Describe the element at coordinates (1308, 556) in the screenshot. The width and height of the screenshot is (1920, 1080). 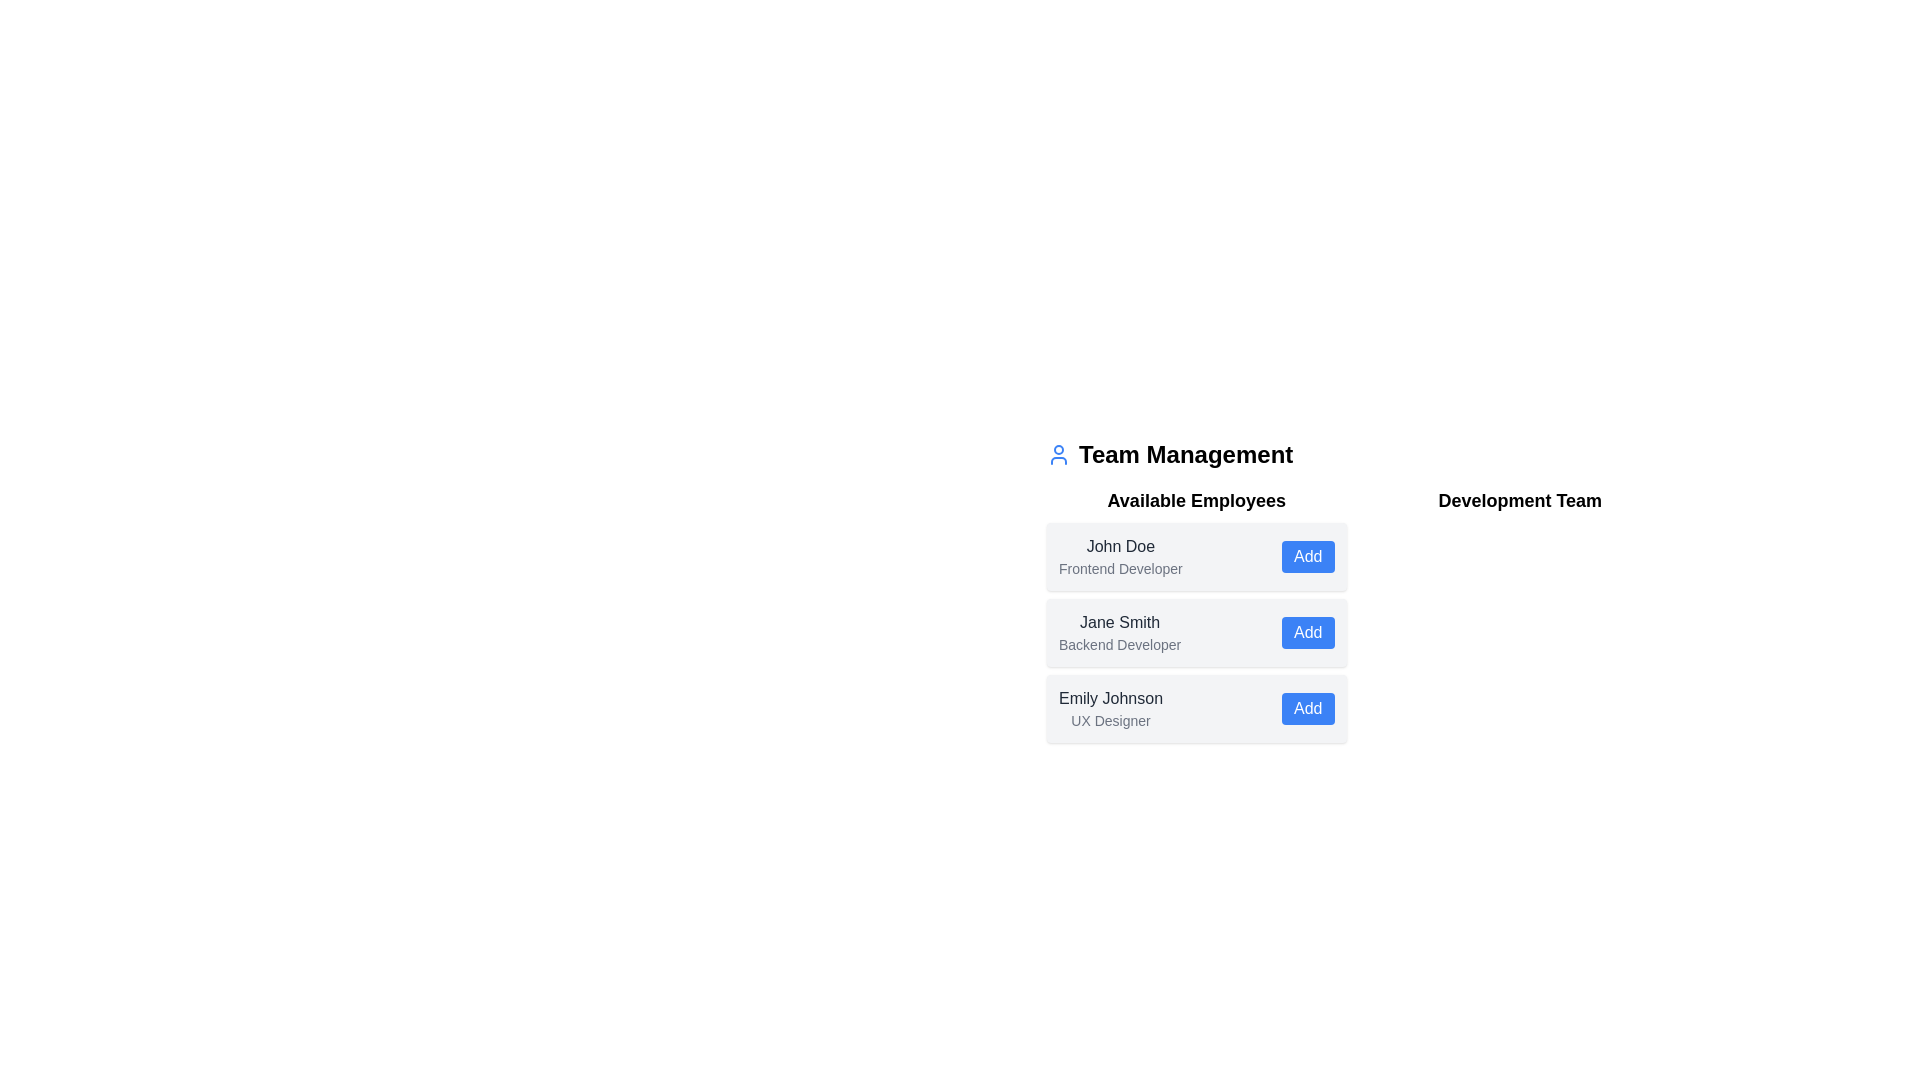
I see `the action button located to the right of the textual information about user 'John Doe'` at that location.